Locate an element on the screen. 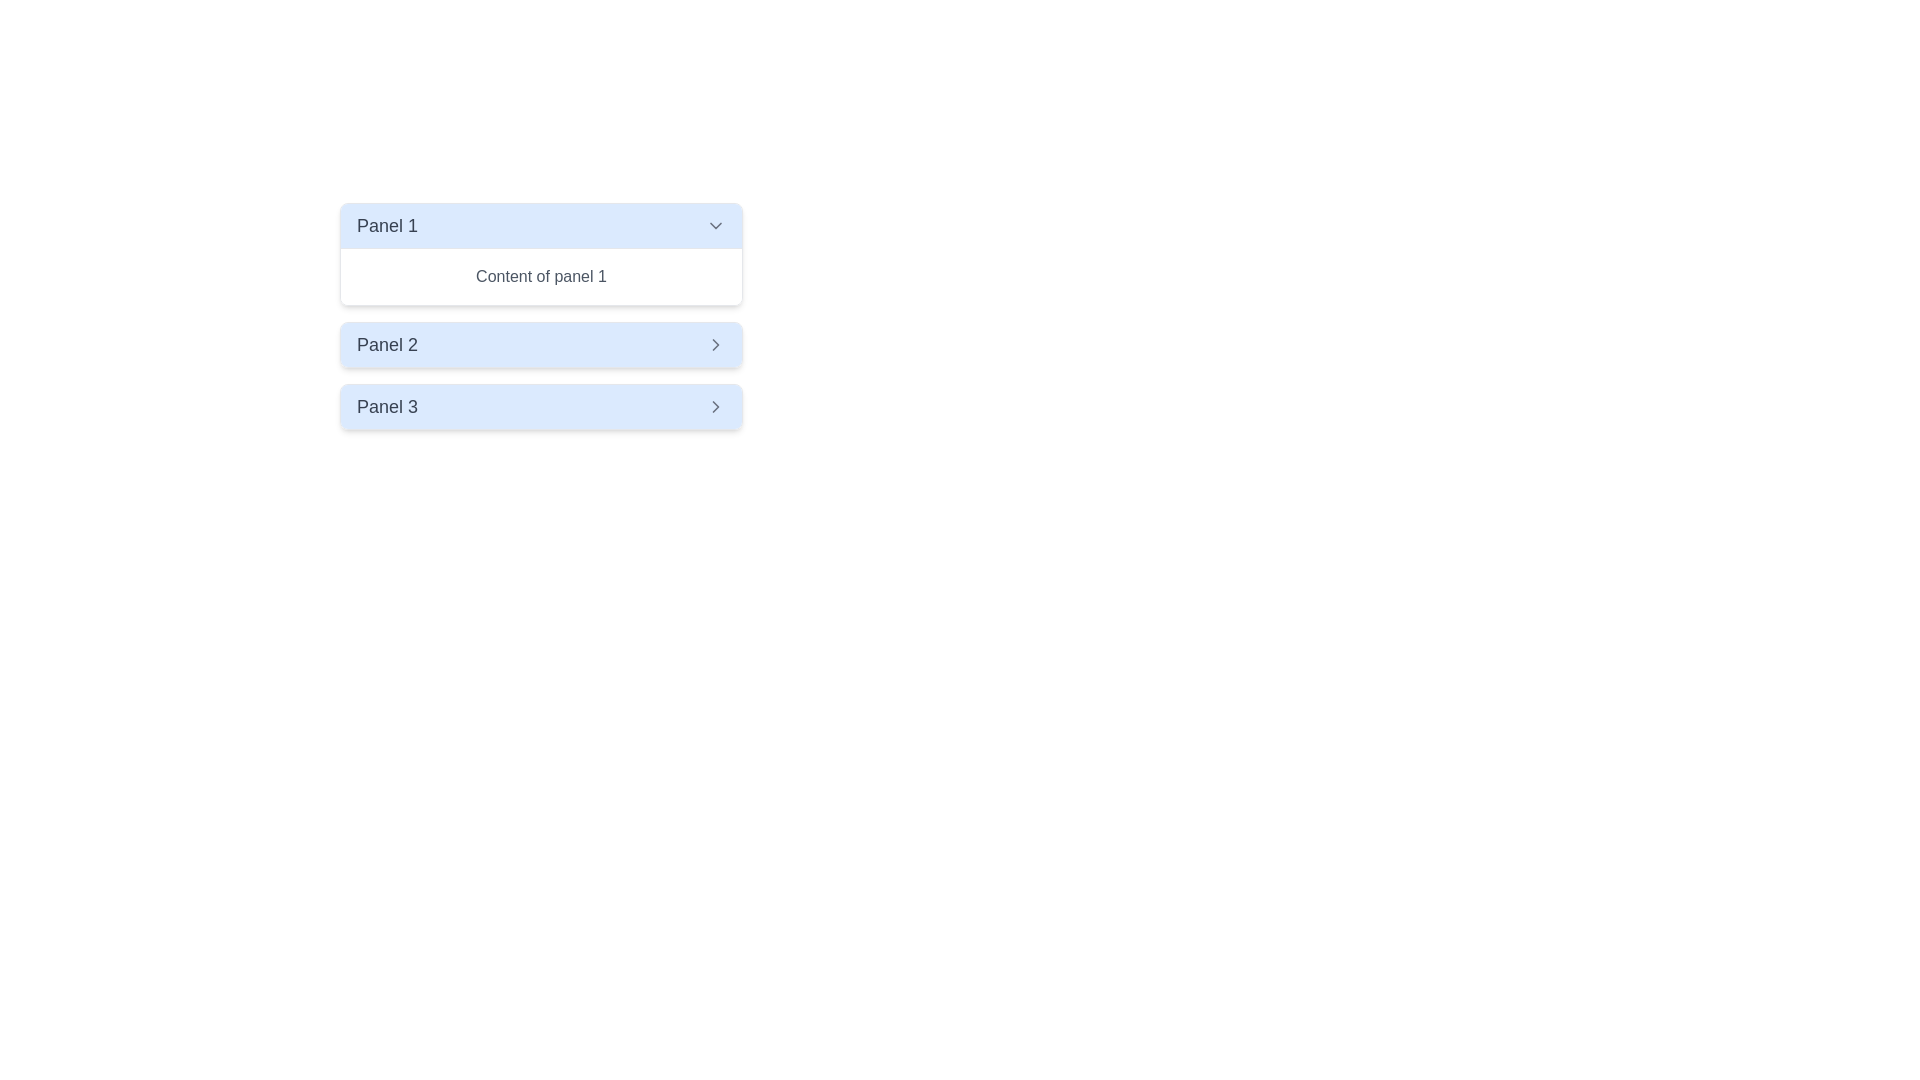 The width and height of the screenshot is (1920, 1080). the right-facing chevron icon located at the far right side of the 'Panel 2' rectangular panel is located at coordinates (715, 343).